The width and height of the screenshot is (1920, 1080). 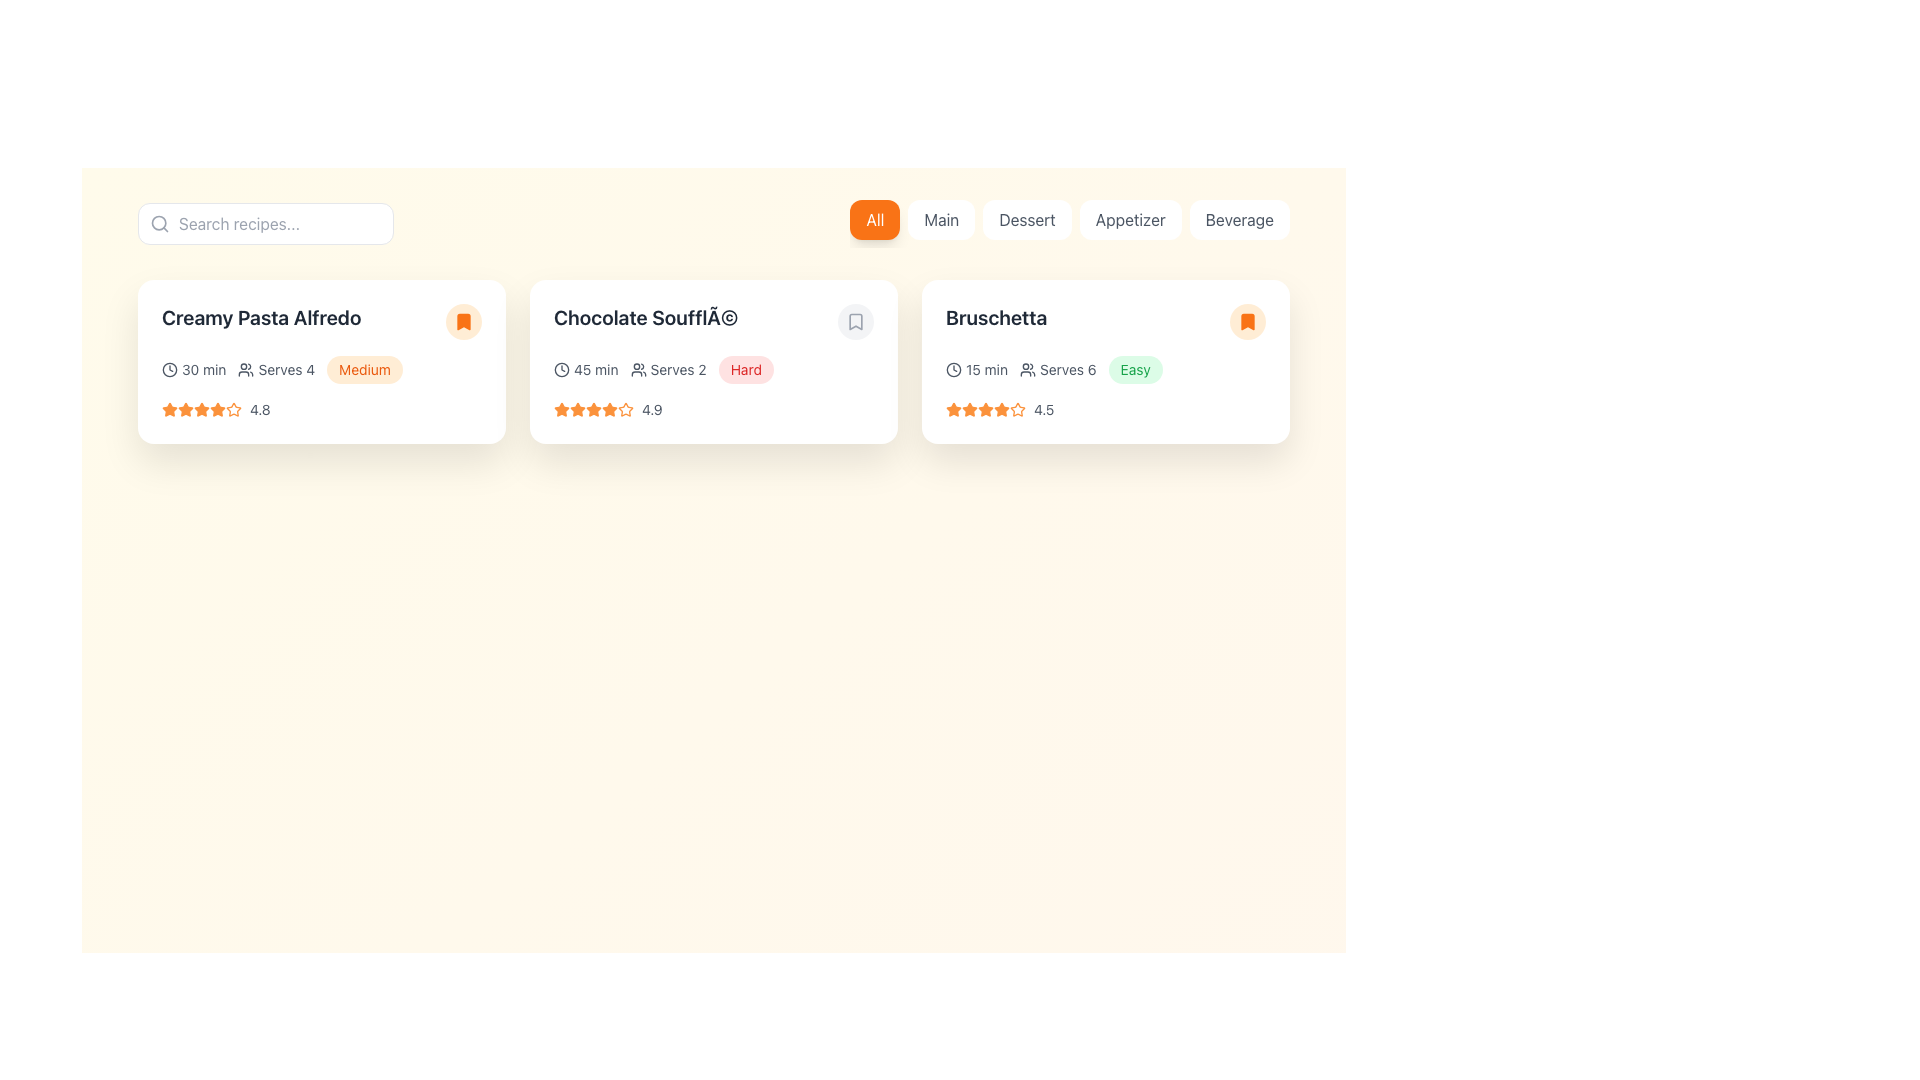 What do you see at coordinates (169, 408) in the screenshot?
I see `the first star icon in the row of five stars for rating, located at the bottom-left section of the 'Creamy Pasta Alfredo' card` at bounding box center [169, 408].